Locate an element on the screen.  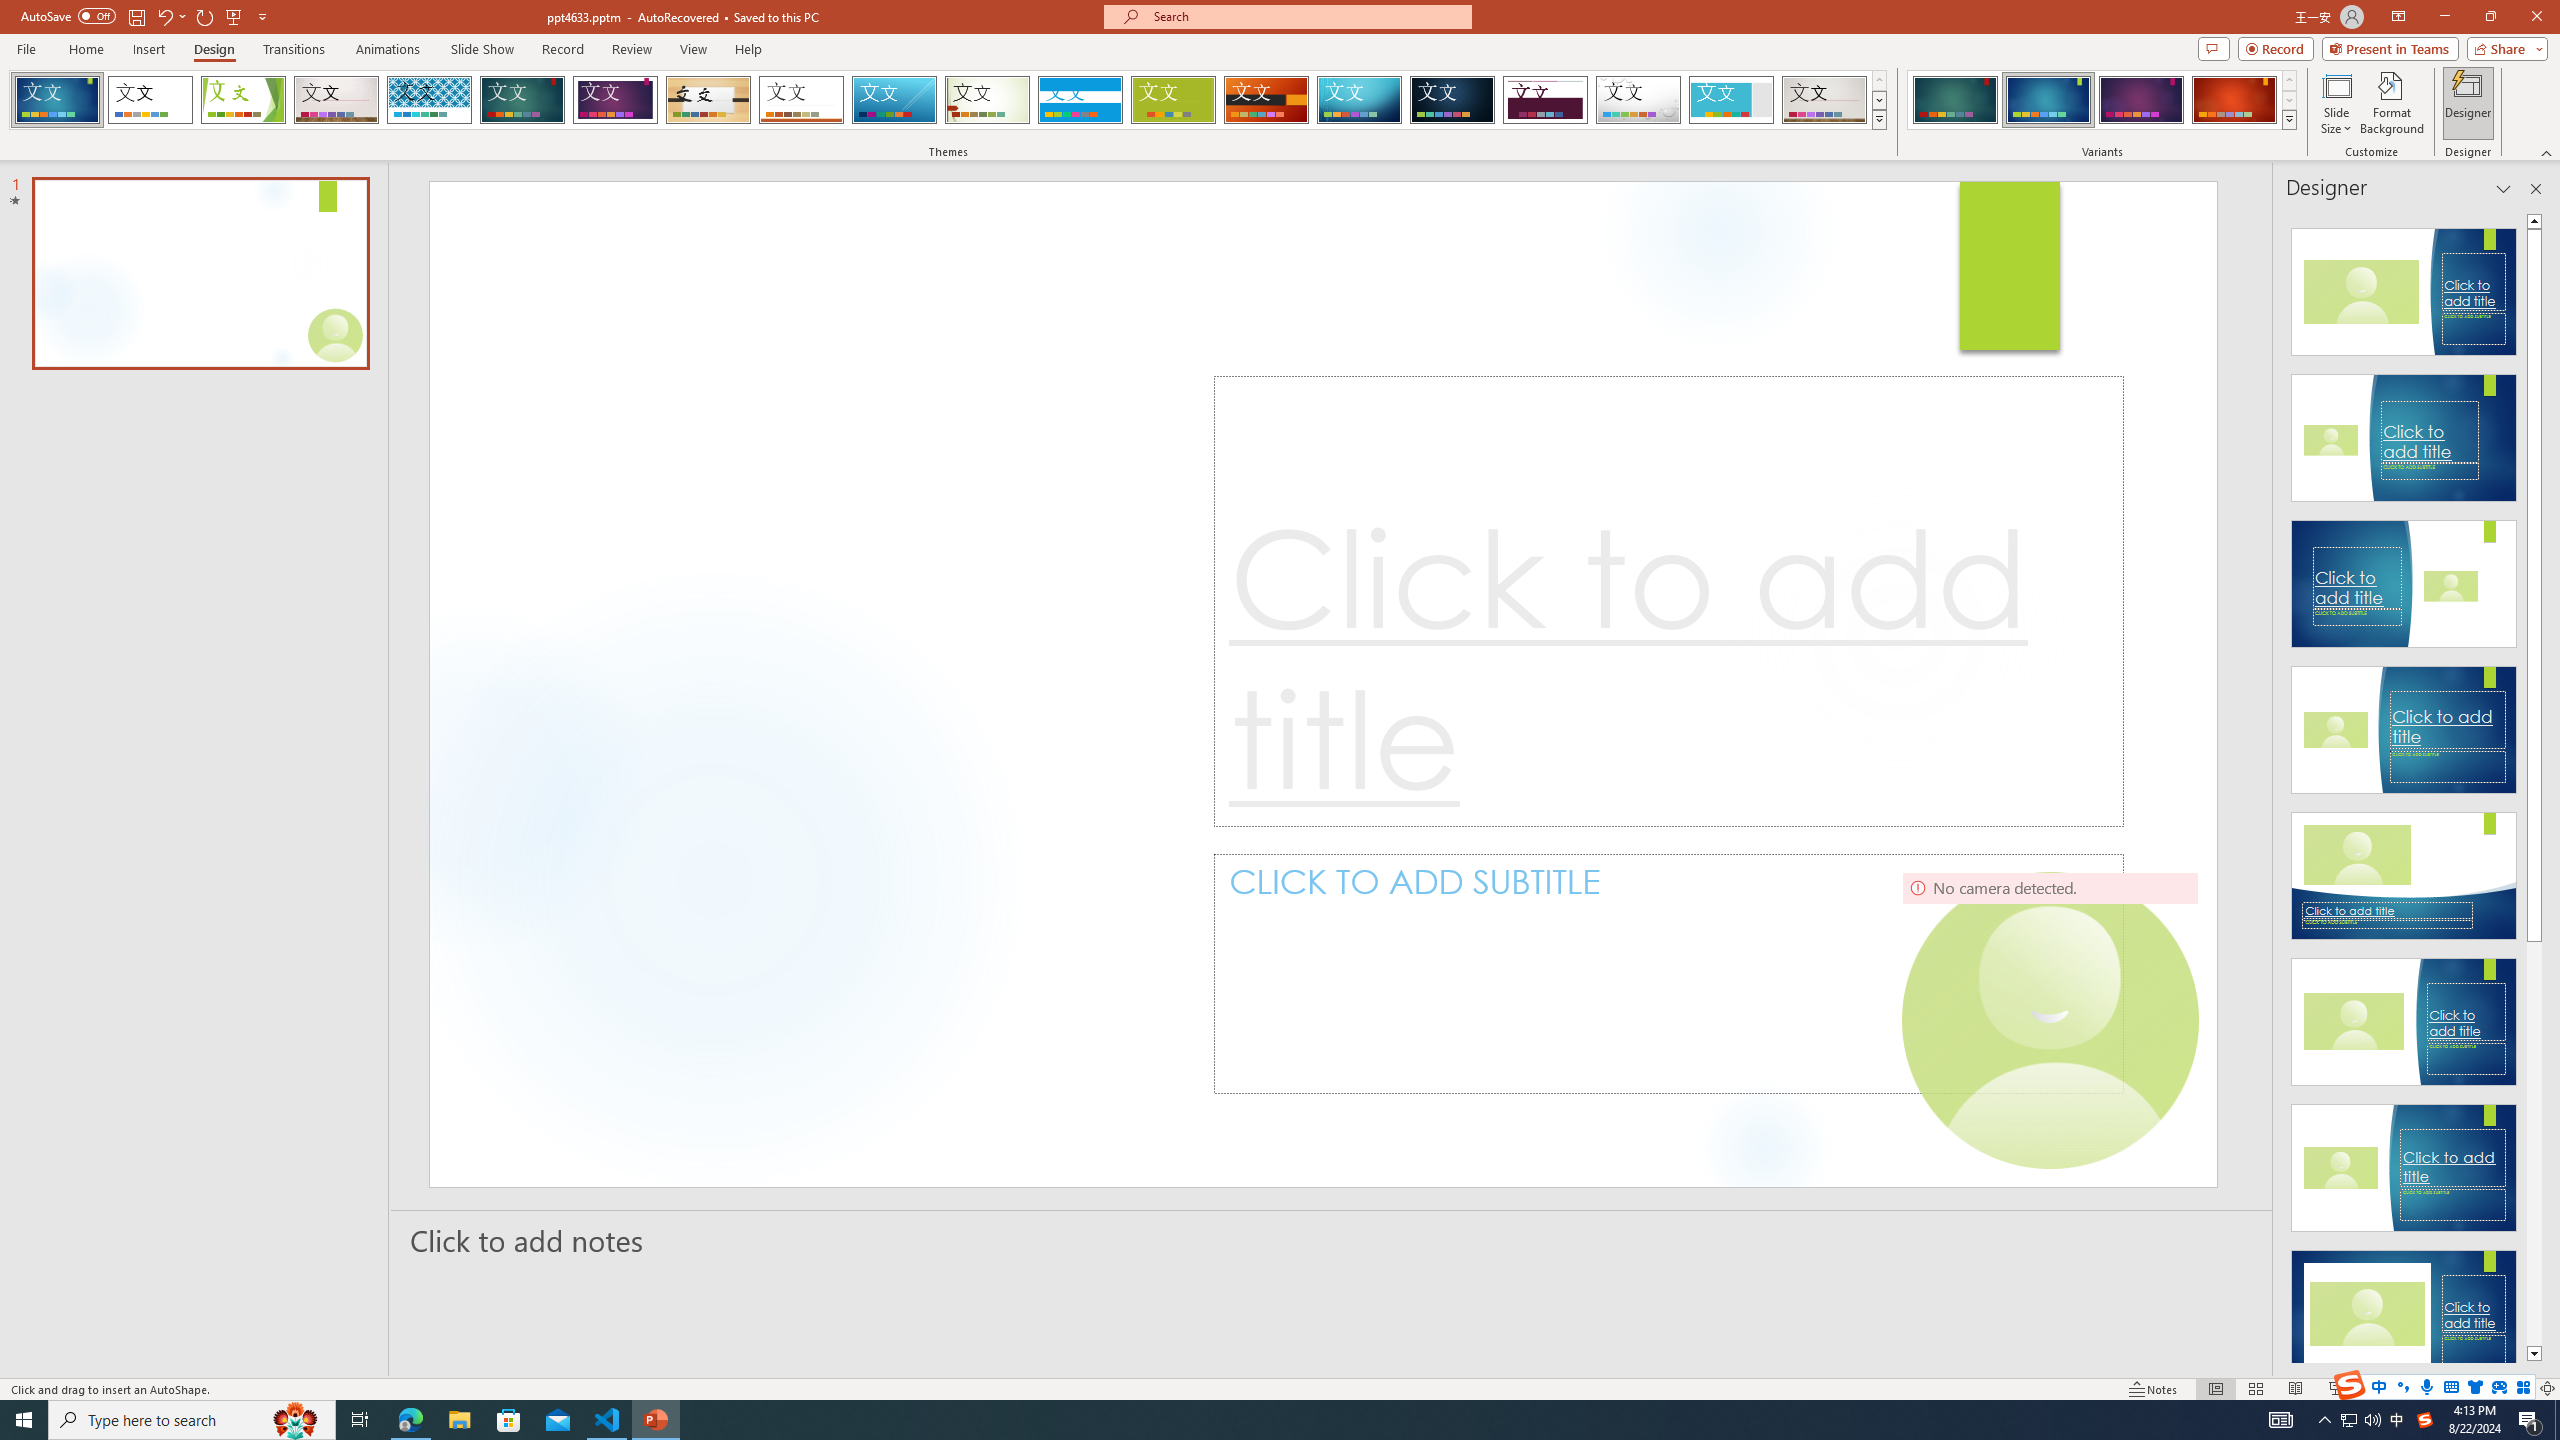
'Zoom 140%' is located at coordinates (2515, 1389).